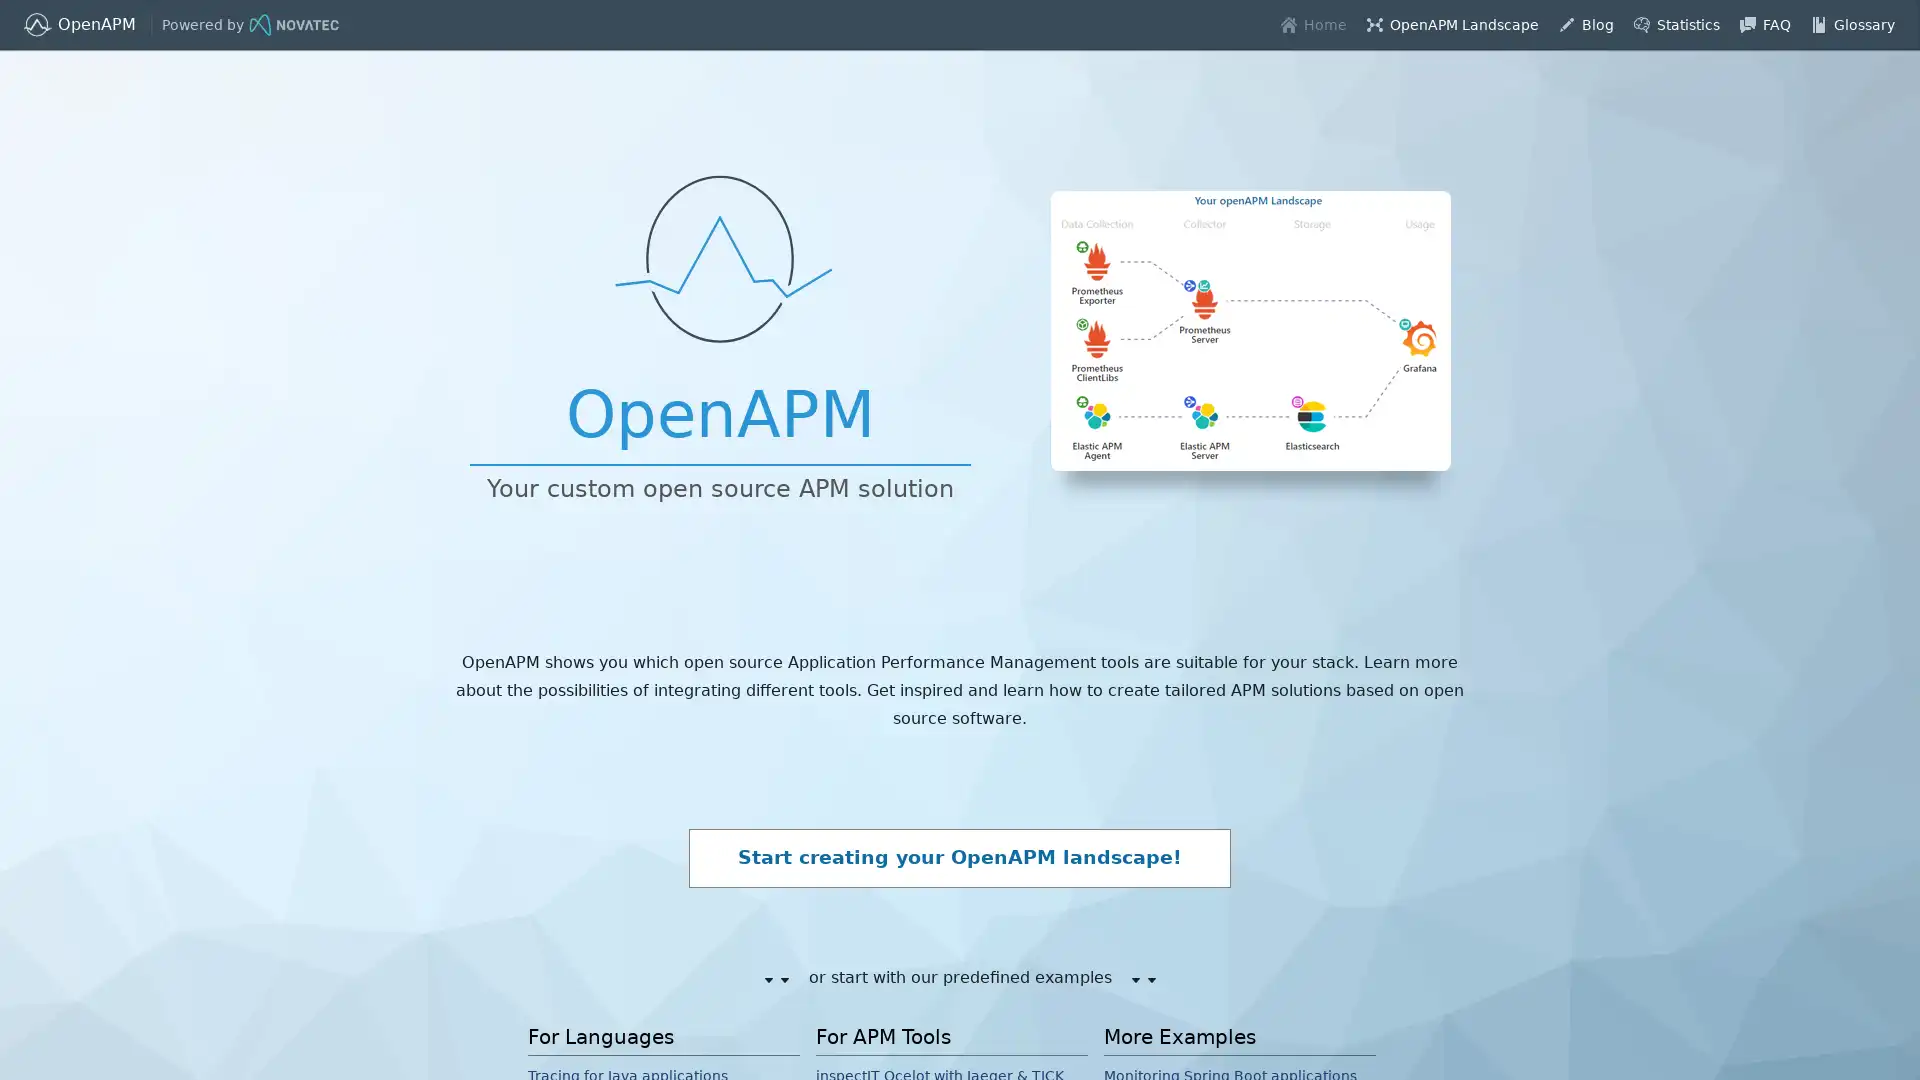  What do you see at coordinates (1765, 24) in the screenshot?
I see `chat FAQ` at bounding box center [1765, 24].